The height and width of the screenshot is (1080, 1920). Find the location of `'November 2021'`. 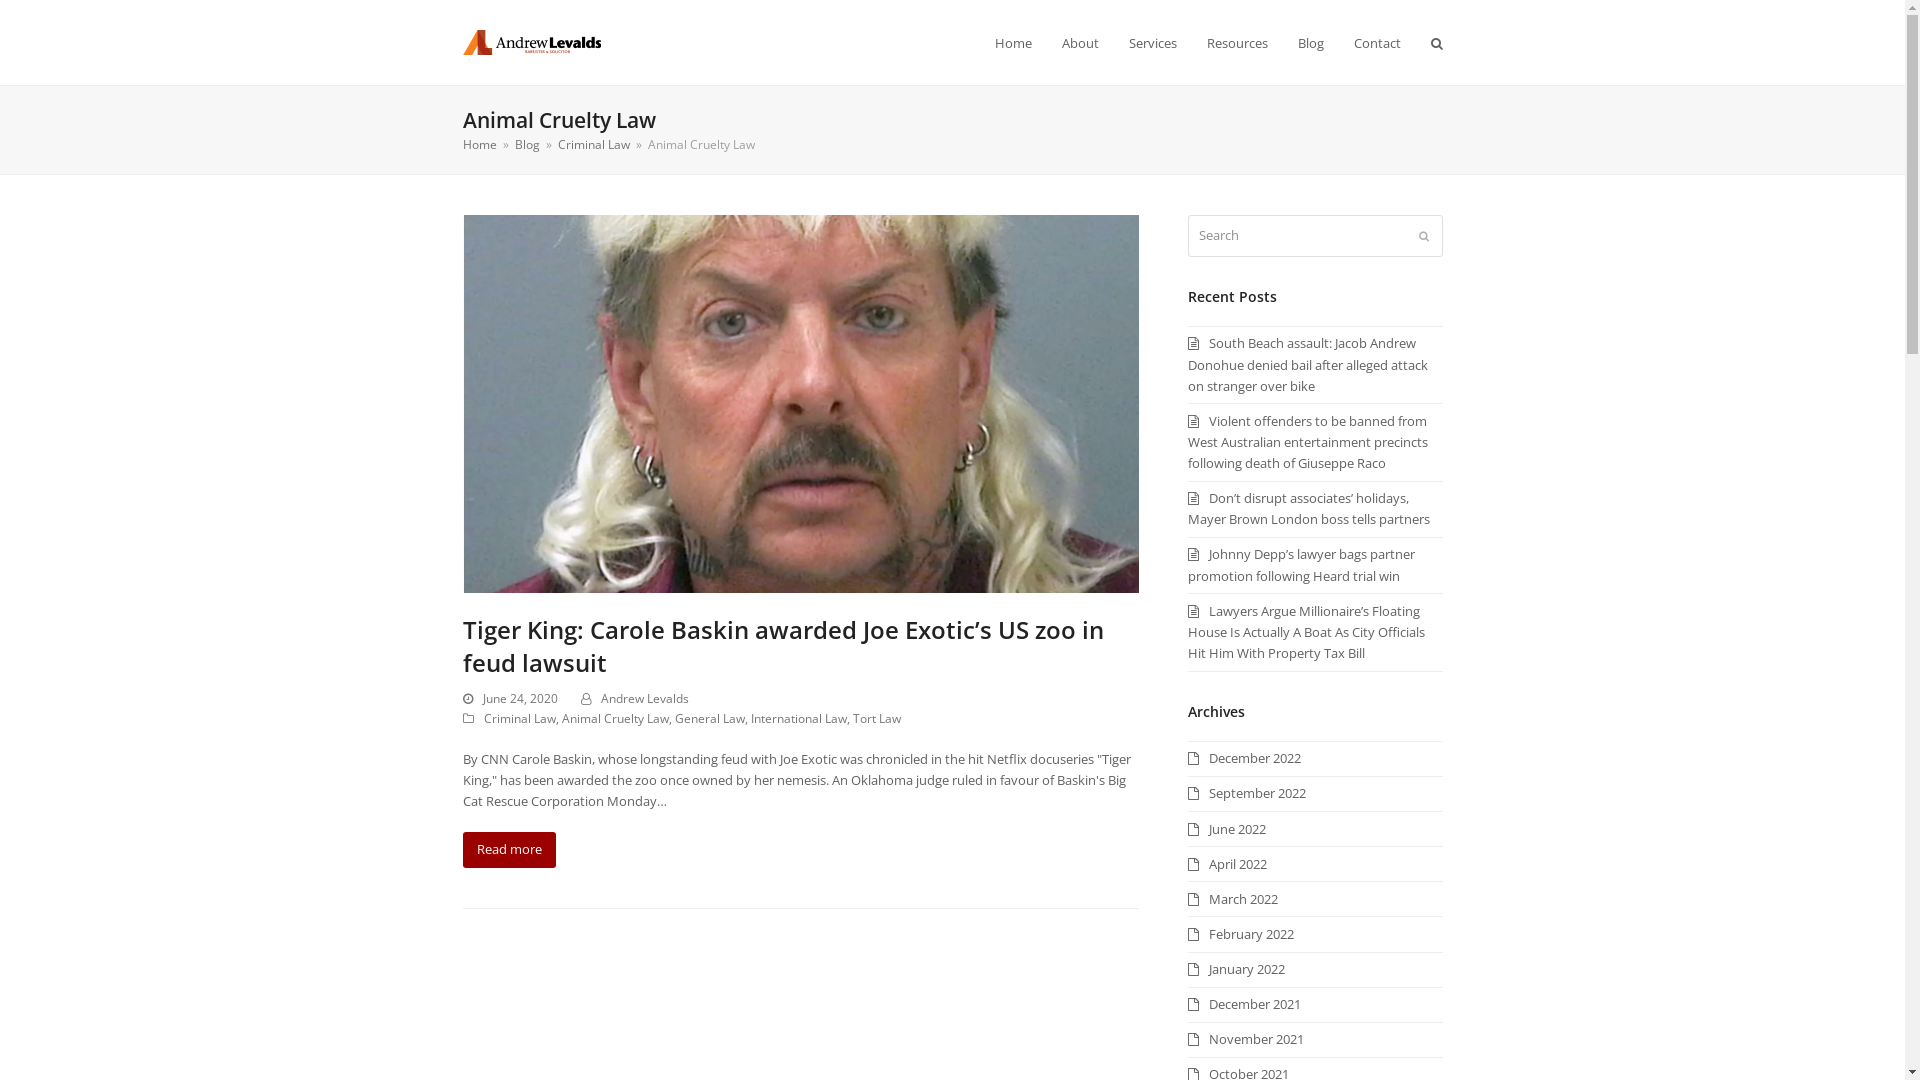

'November 2021' is located at coordinates (1188, 1037).